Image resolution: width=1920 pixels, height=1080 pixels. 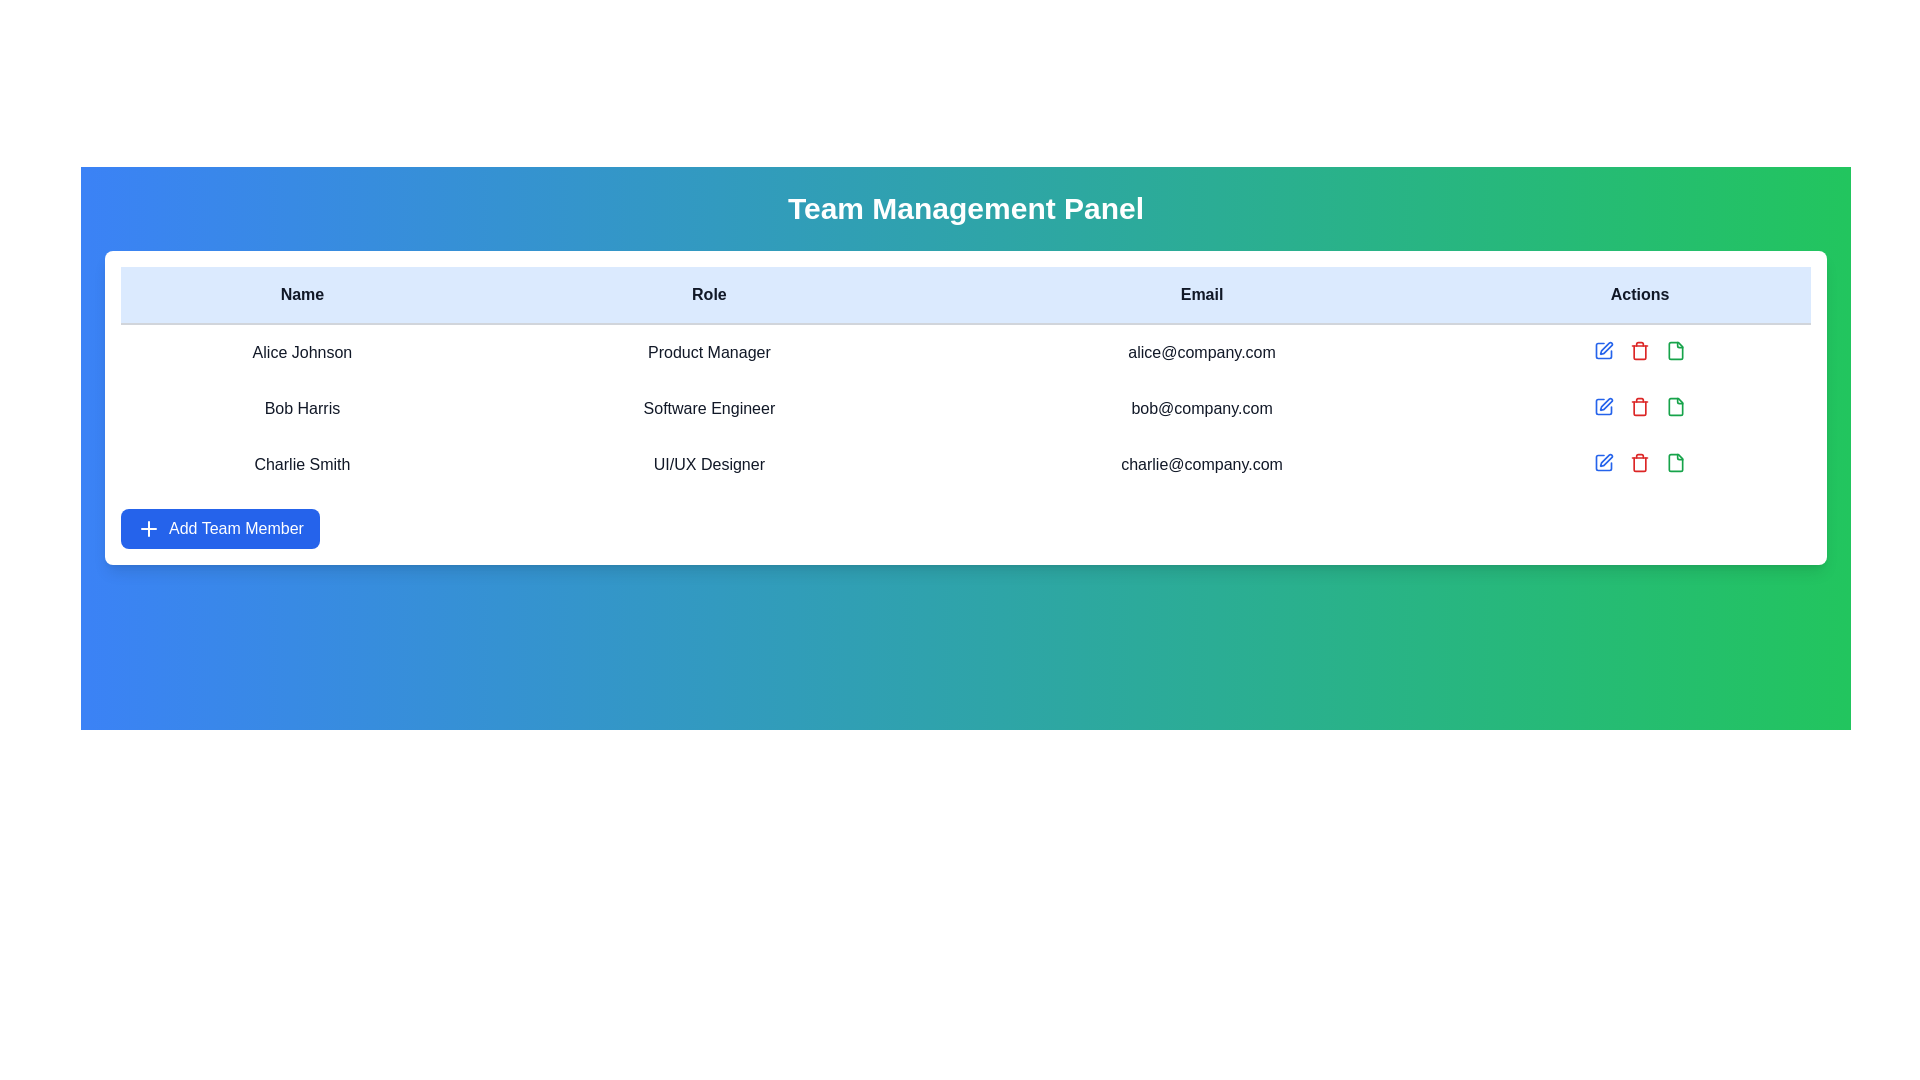 I want to click on the email address displayed for the team member 'Charlie Smith' in the 'Email' column of the 'Team Management Panel' table, so click(x=1201, y=465).